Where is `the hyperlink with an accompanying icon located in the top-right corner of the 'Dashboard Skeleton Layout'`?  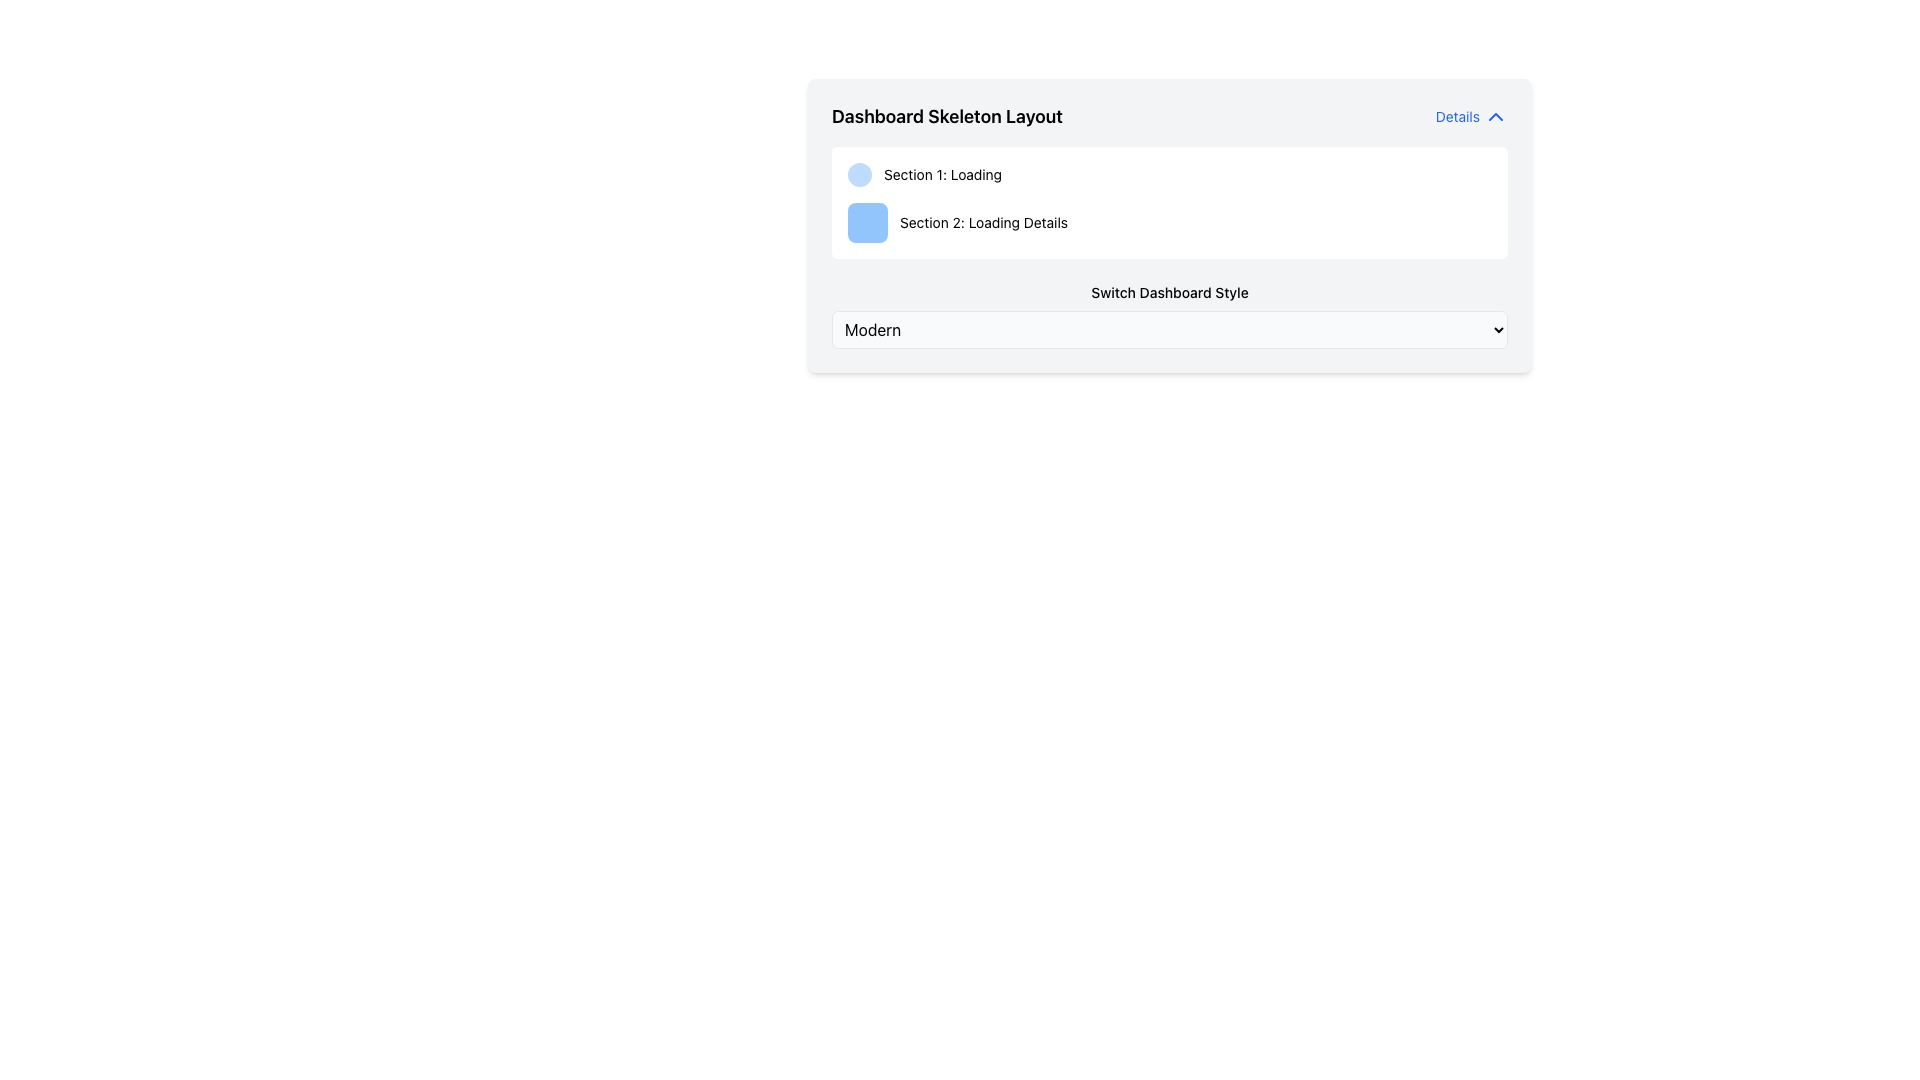
the hyperlink with an accompanying icon located in the top-right corner of the 'Dashboard Skeleton Layout' is located at coordinates (1471, 116).